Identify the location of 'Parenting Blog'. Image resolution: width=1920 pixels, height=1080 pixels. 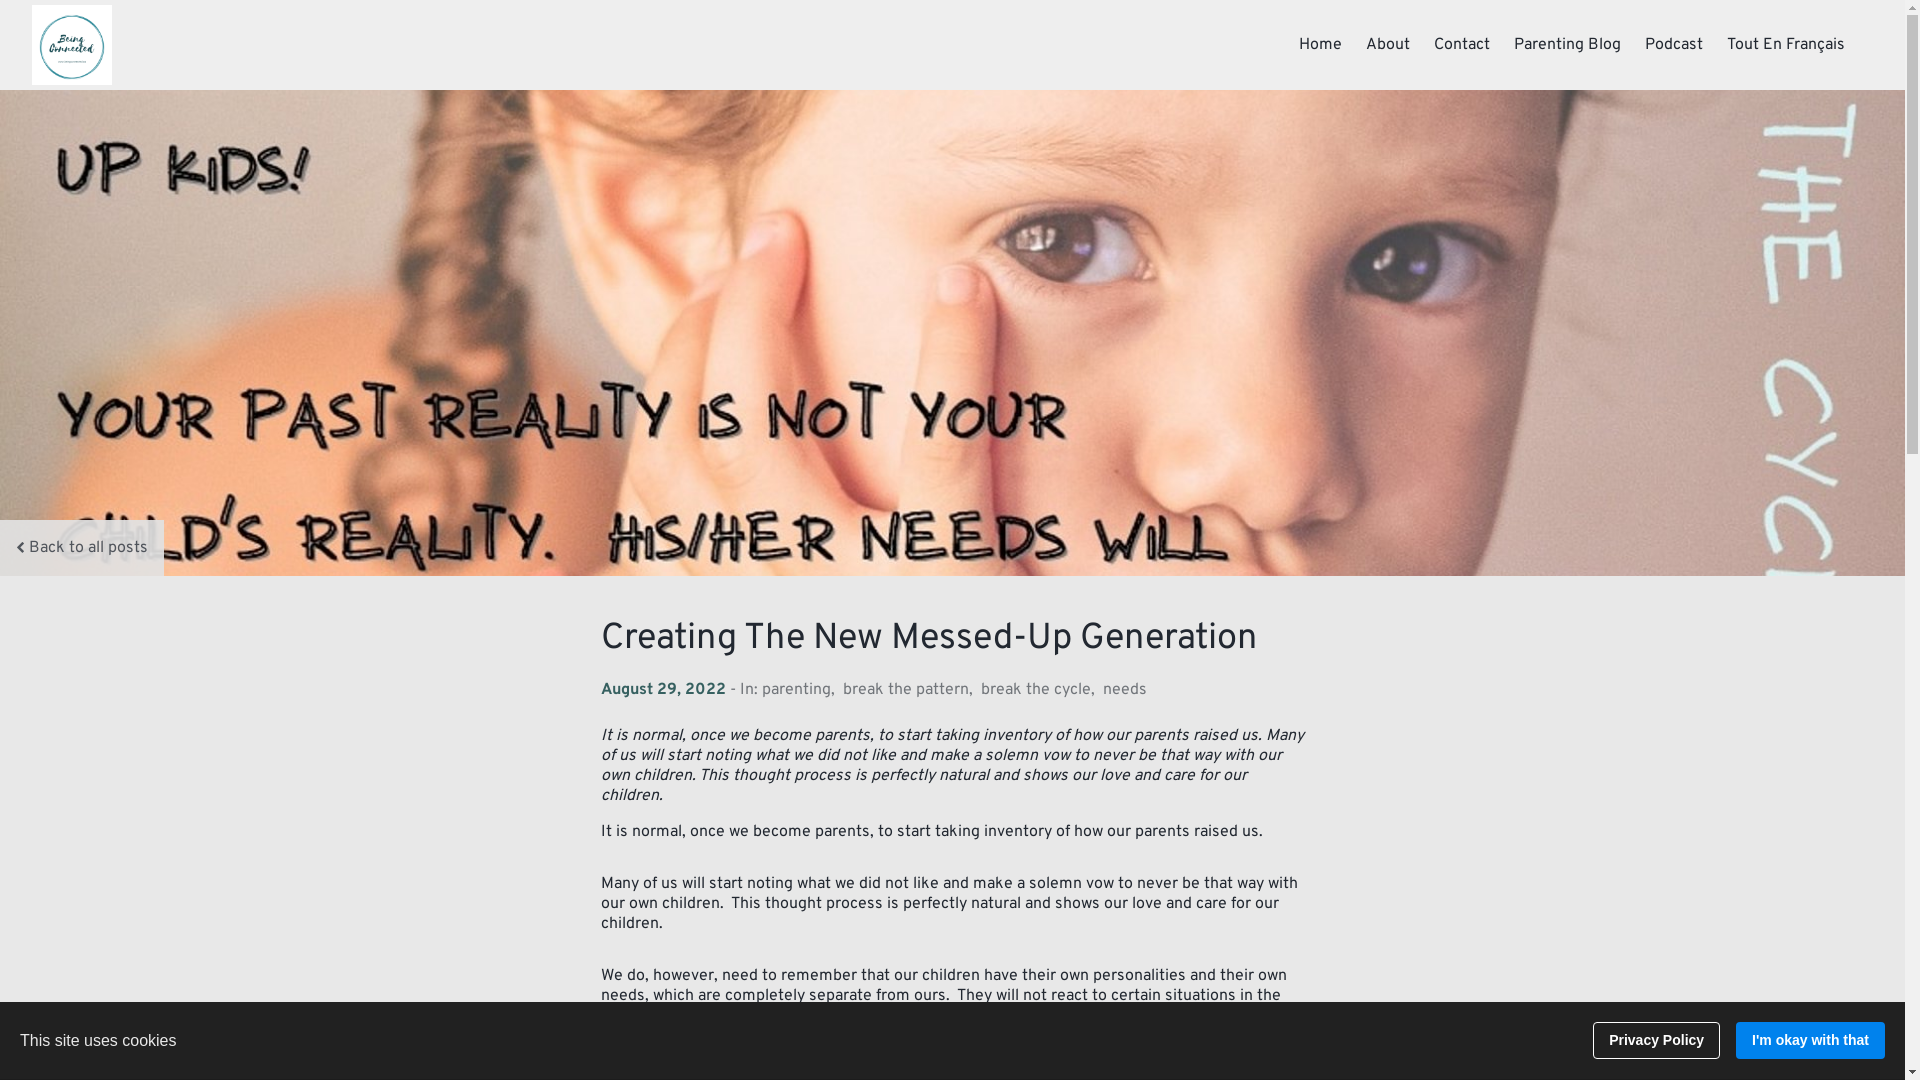
(1566, 45).